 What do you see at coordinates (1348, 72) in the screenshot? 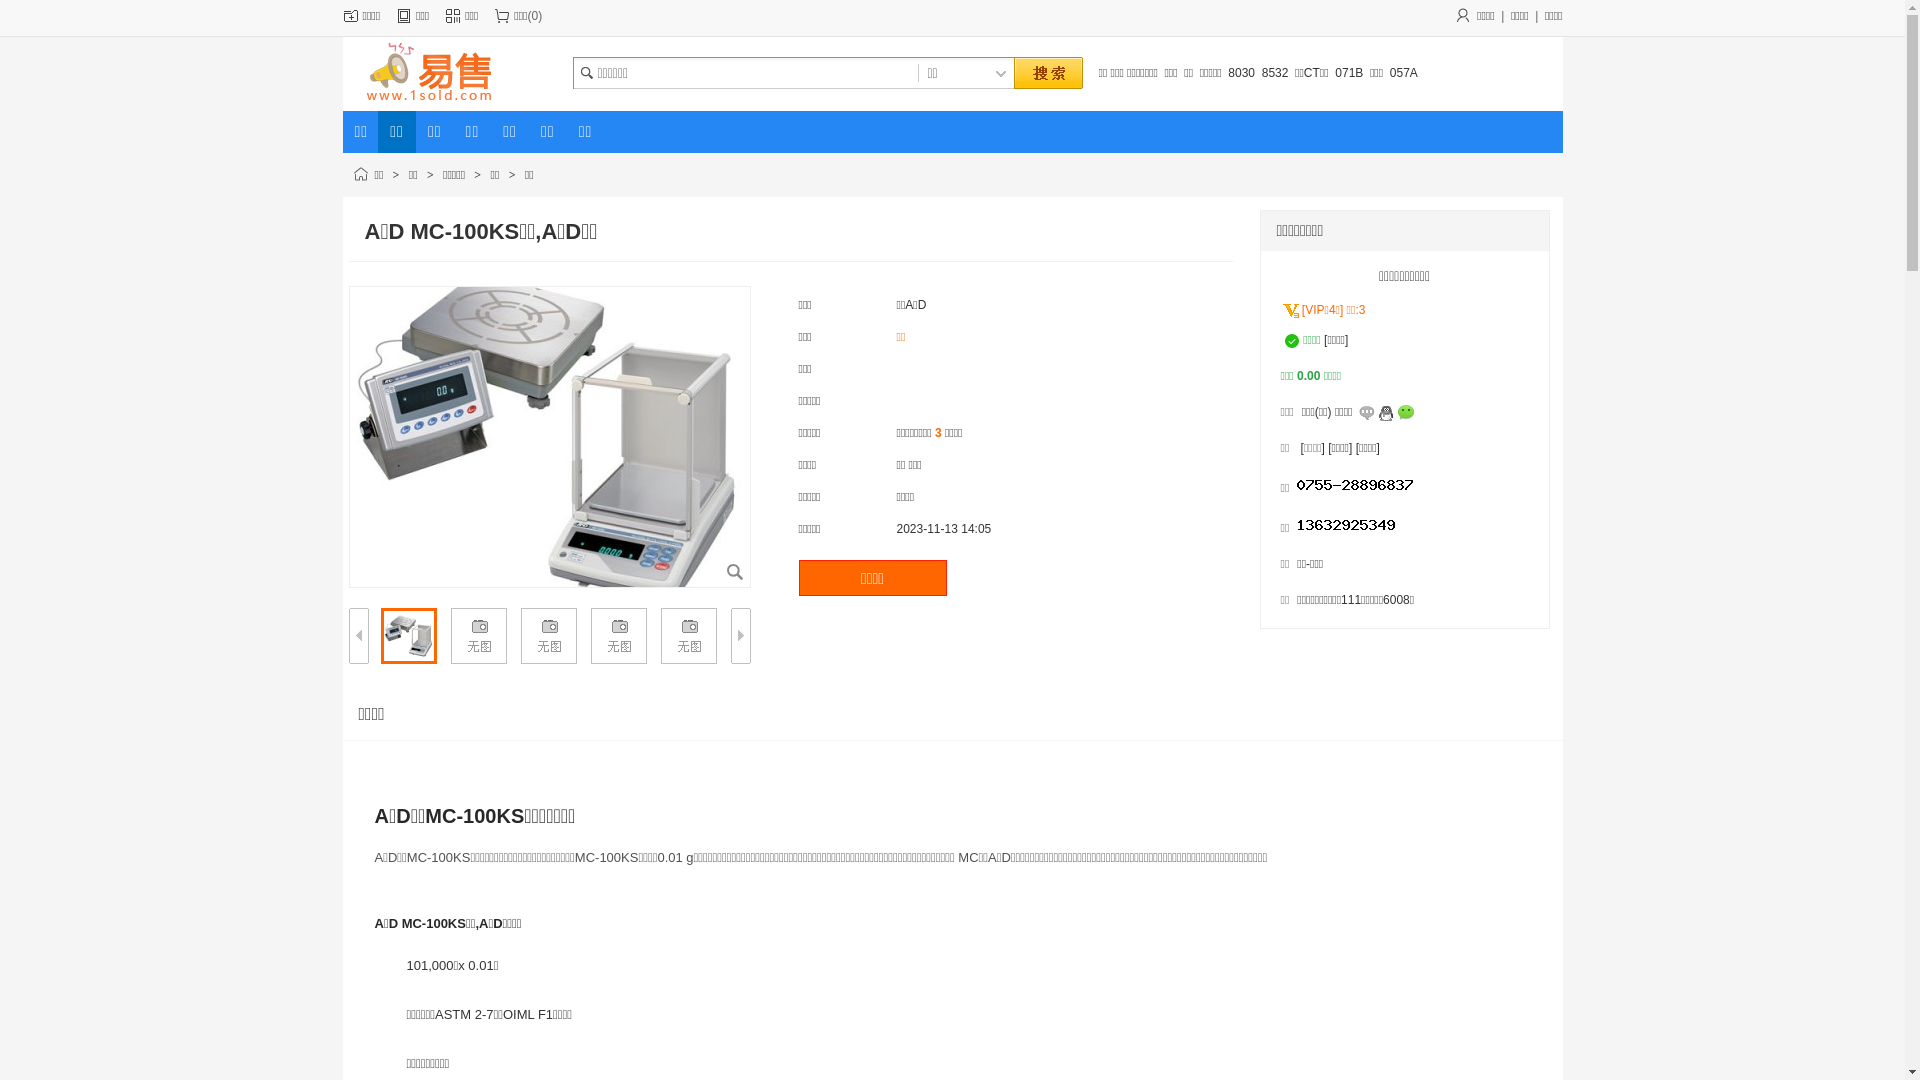
I see `'071B'` at bounding box center [1348, 72].